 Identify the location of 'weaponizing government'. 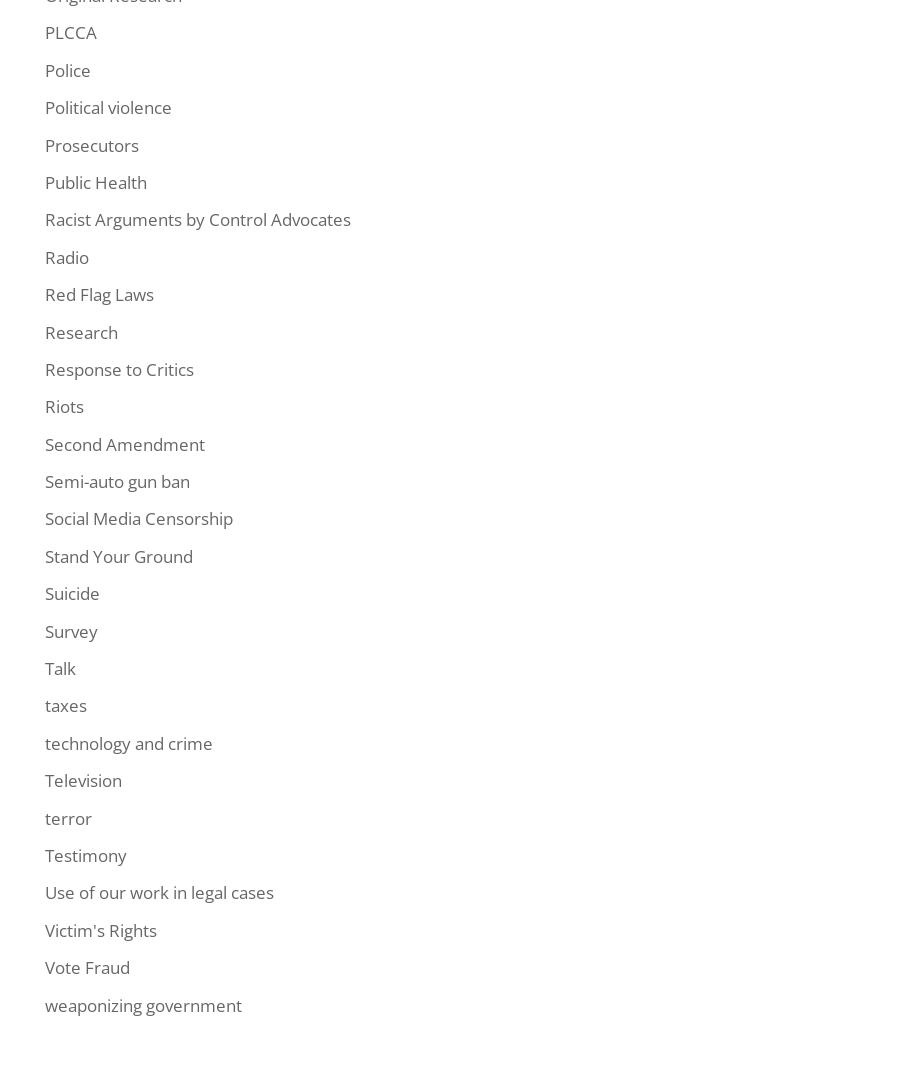
(143, 1003).